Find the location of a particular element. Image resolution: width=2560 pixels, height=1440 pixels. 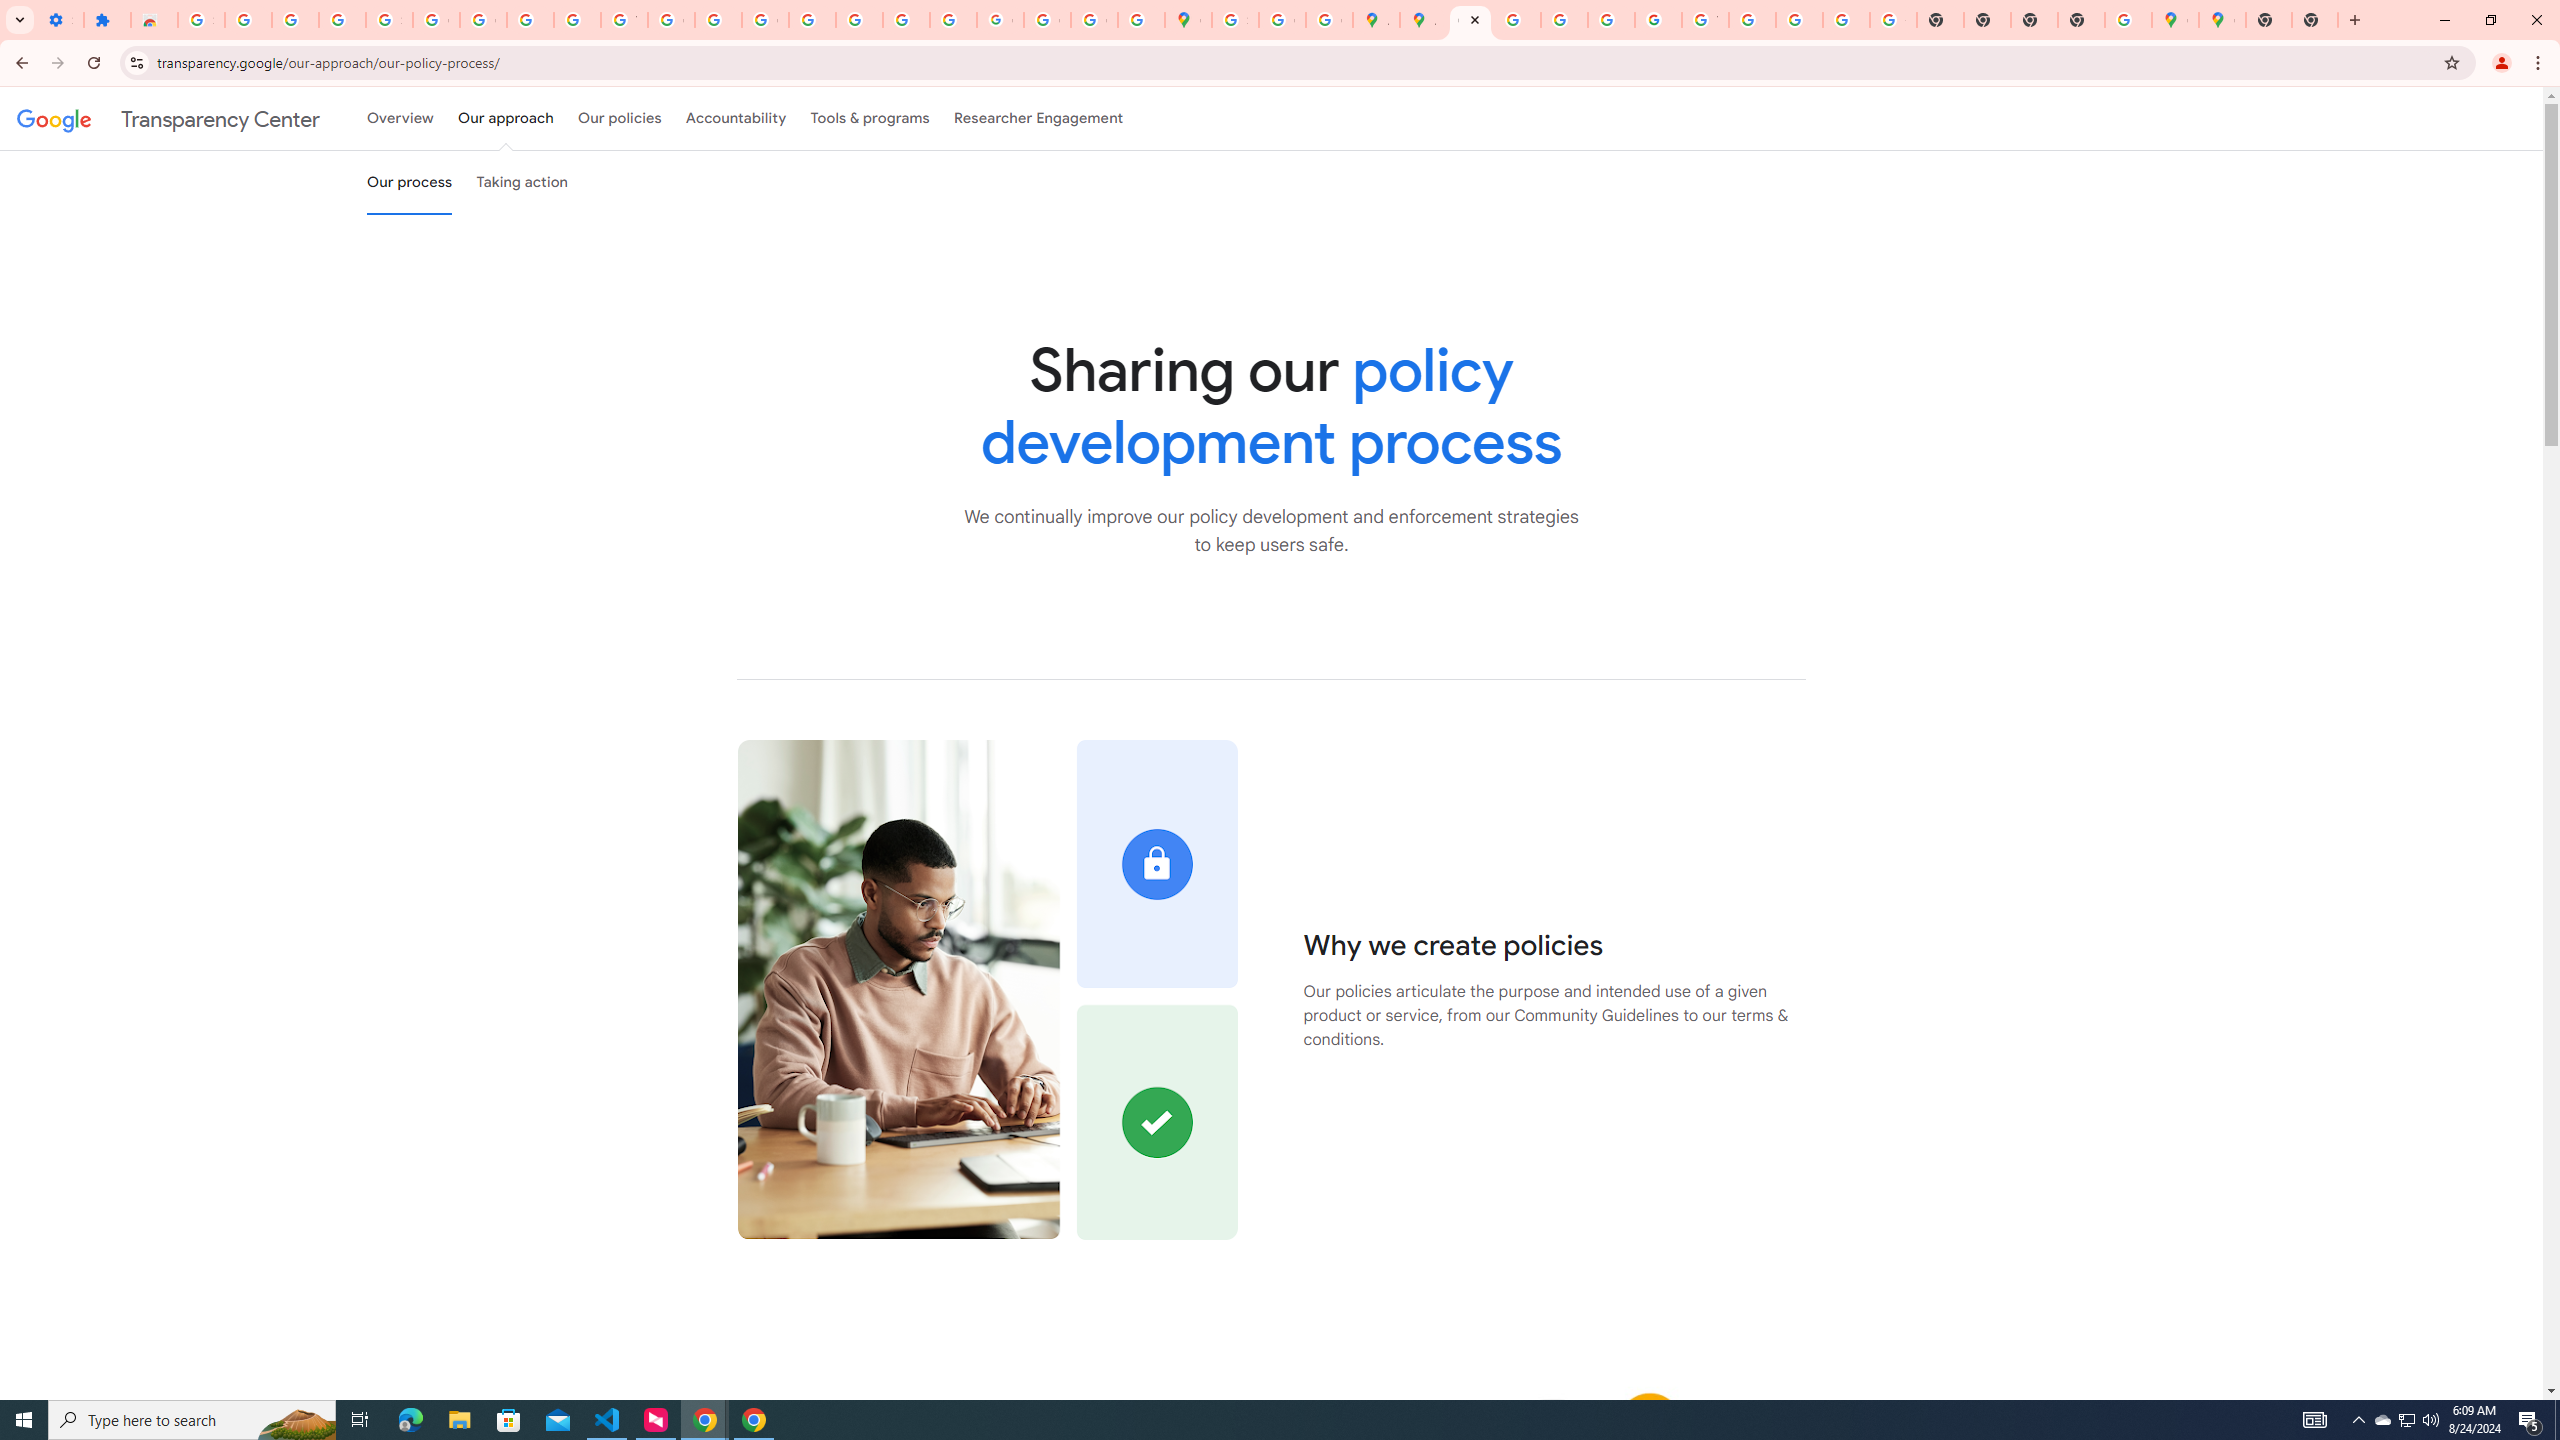

'Privacy Help Center - Policies Help' is located at coordinates (1564, 19).